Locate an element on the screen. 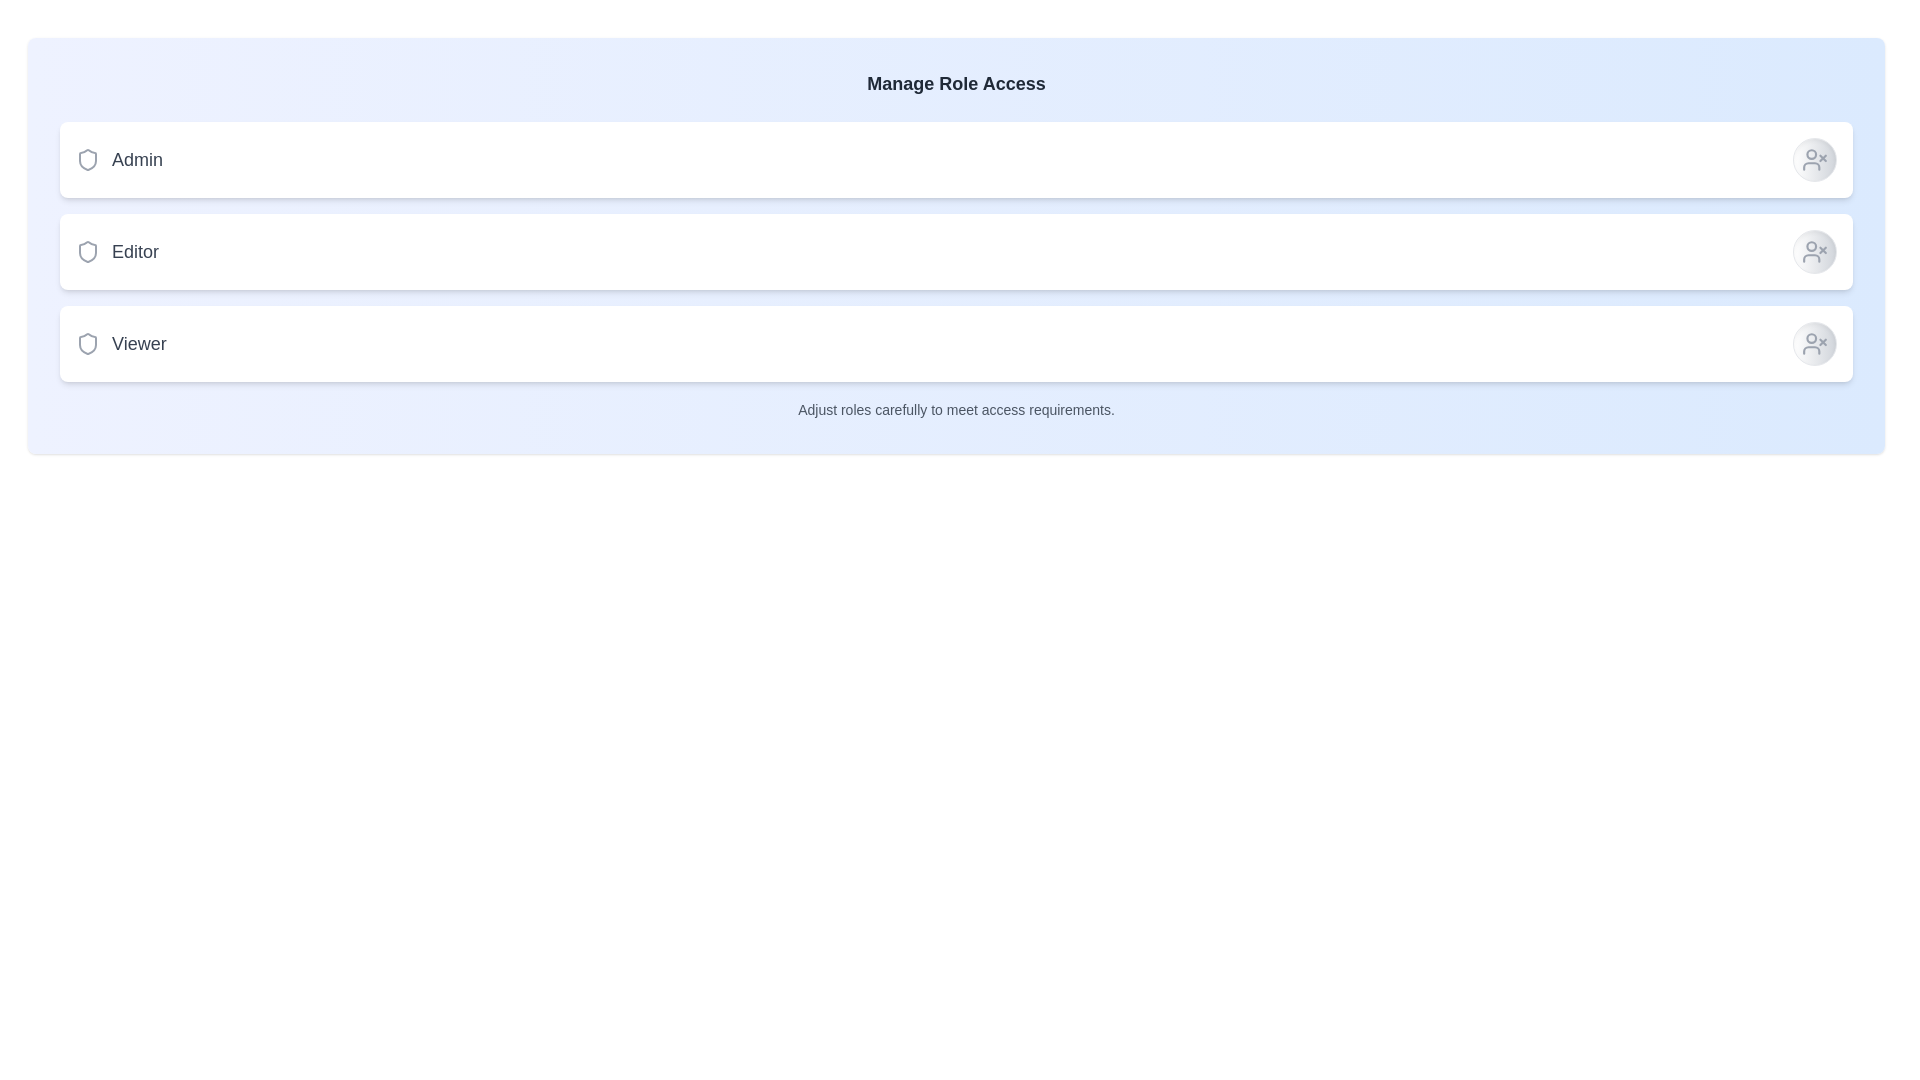 The height and width of the screenshot is (1080, 1920). the user-removal action icon within the clickable button that is located at the right end of the 'Editor' role entry row to indicate interaction intent is located at coordinates (1814, 250).